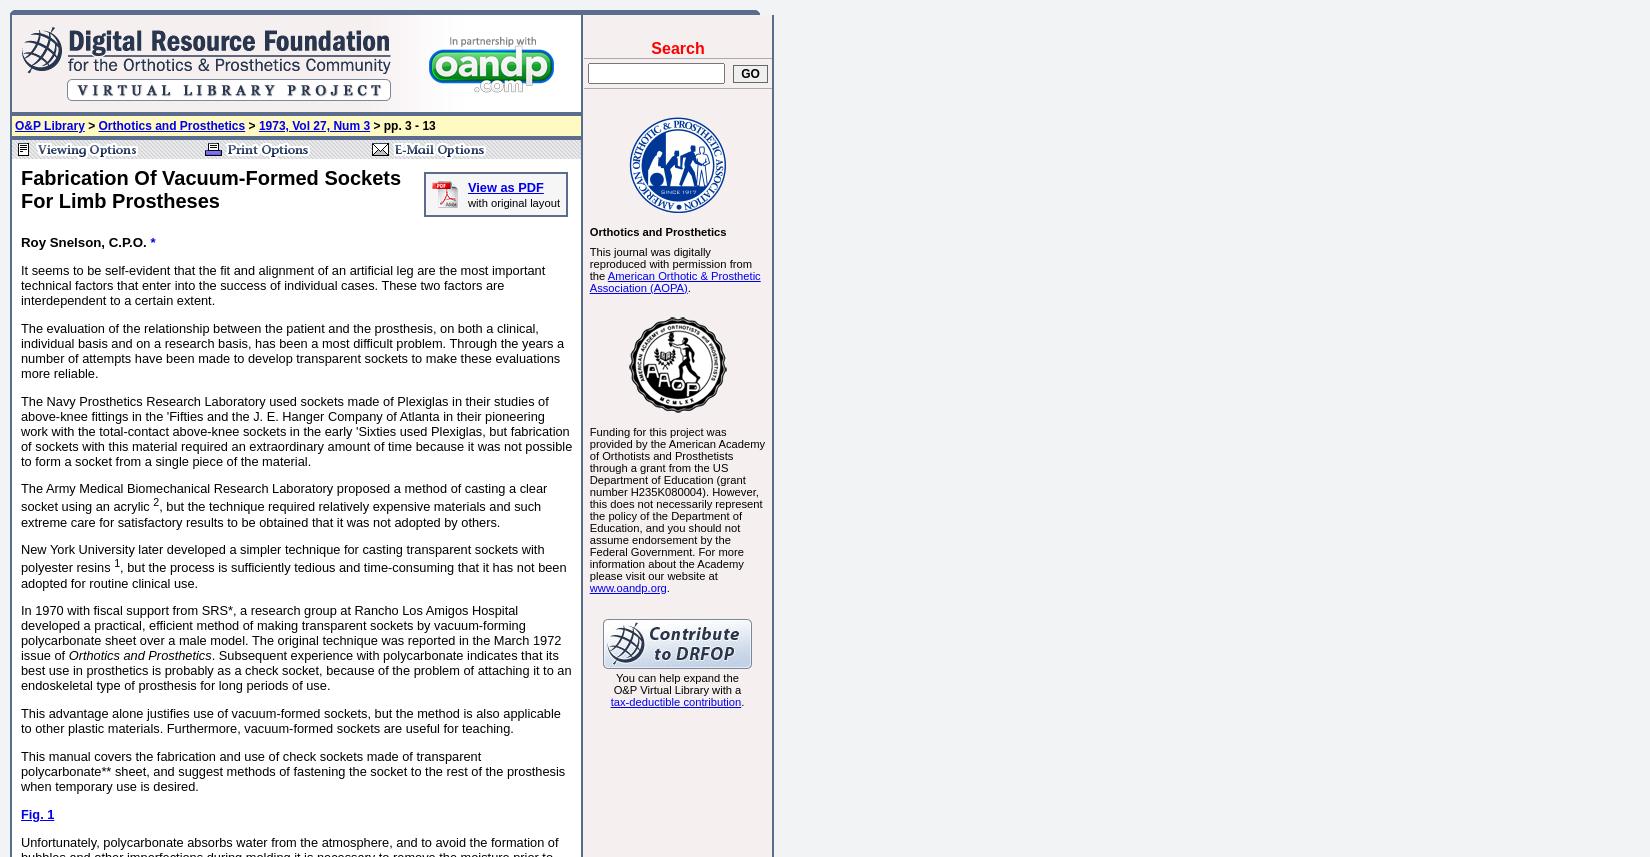 This screenshot has width=1650, height=857. Describe the element at coordinates (292, 349) in the screenshot. I see `'The evaluation of the relationship between the patient and the prosthesis, on both a clinical, individual basis and on a research basis, has been a most difficult problem. Through the years a number of attempts have been made to develop transparent sockets to make these evaluations more reliable.'` at that location.